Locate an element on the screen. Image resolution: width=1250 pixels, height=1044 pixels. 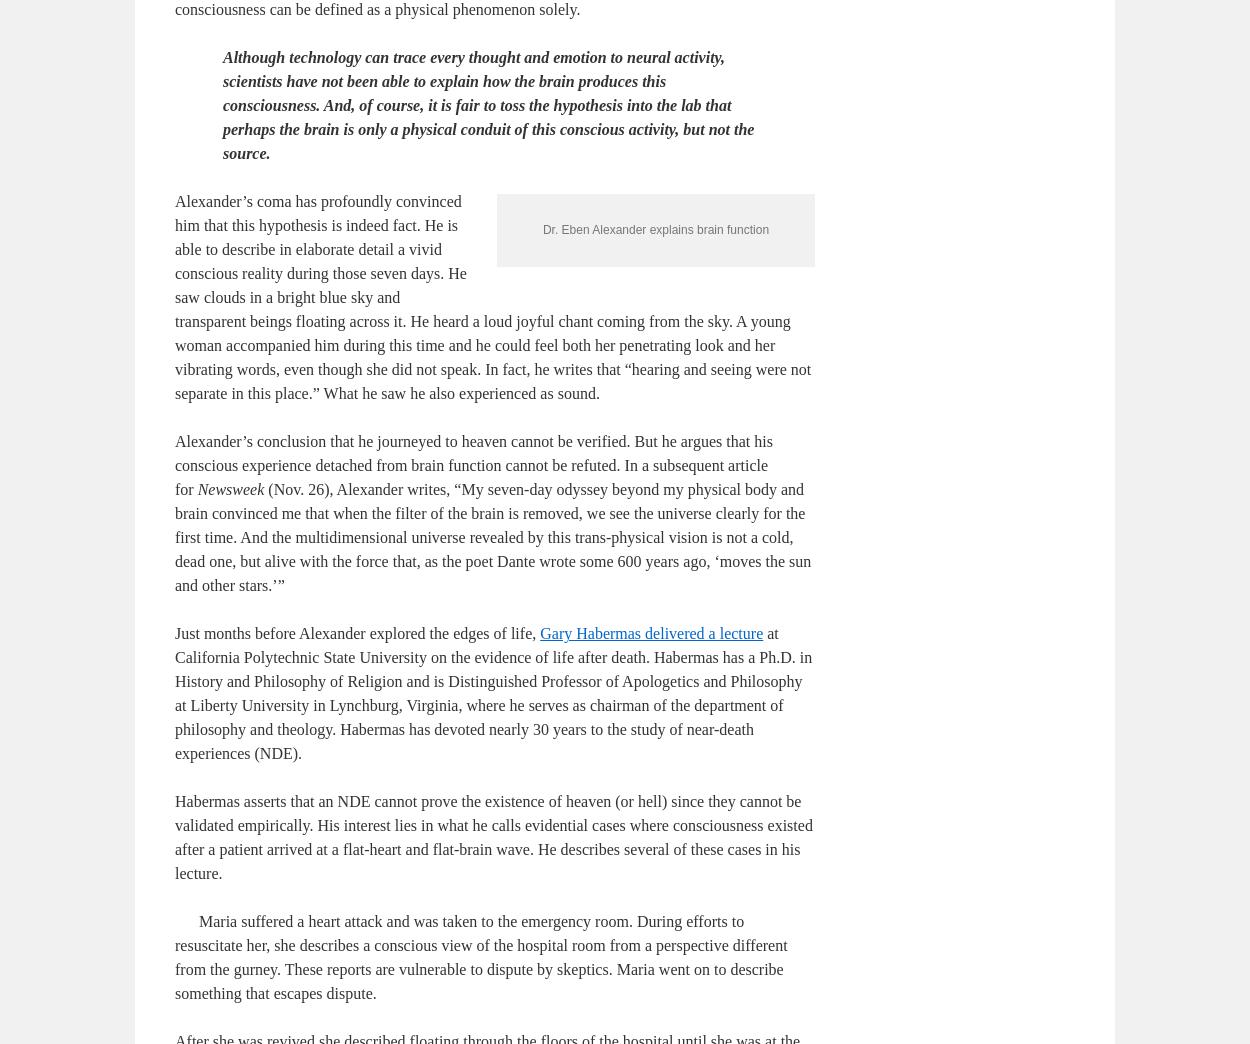
'The overwhelming majority in the scientific community argues that the brain alone produces all conscious activity. Significant advances in technology have fortified these materialists’ belief that consciousness can be defined as a physical phenomenon solely.' is located at coordinates (486, 81).